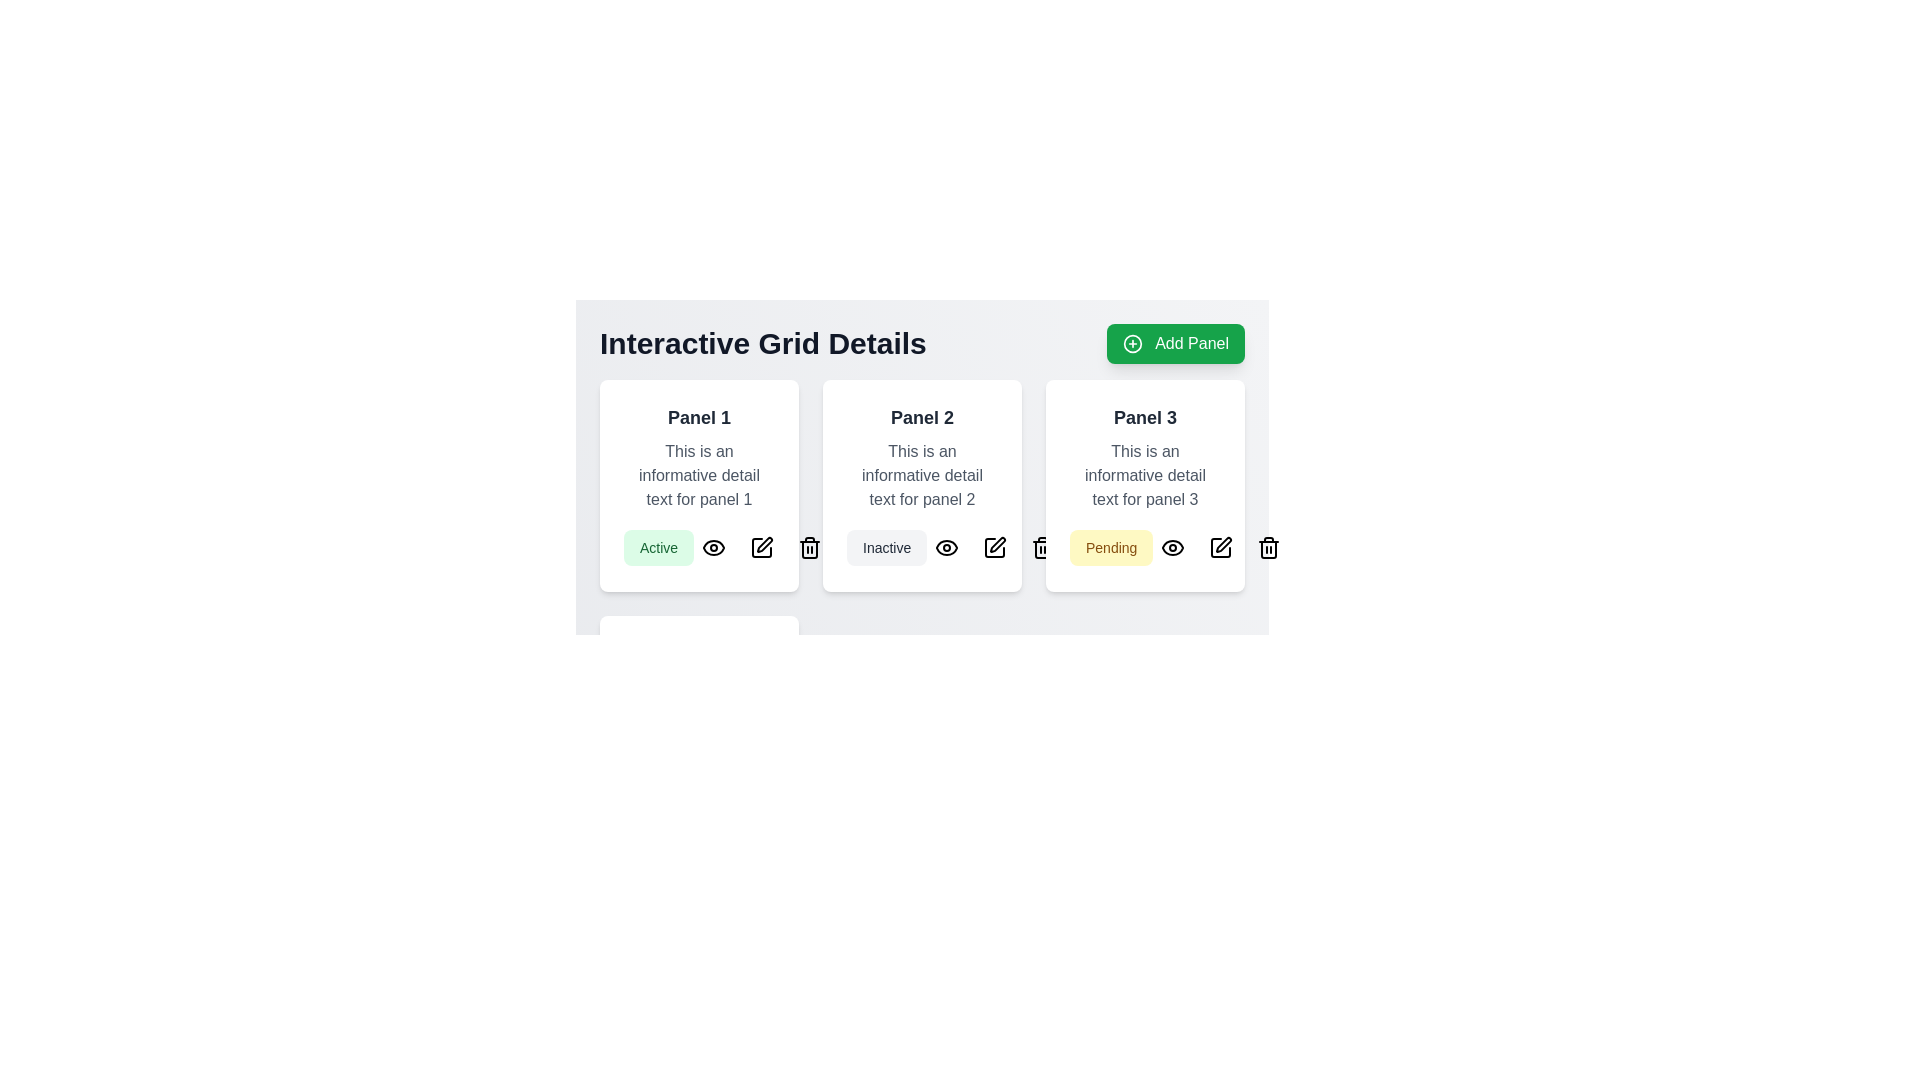 This screenshot has height=1080, width=1920. I want to click on the eye-shaped icon representing visibility, located between the 'Pending' label and a pencil icon in Panel 3, so click(1173, 547).